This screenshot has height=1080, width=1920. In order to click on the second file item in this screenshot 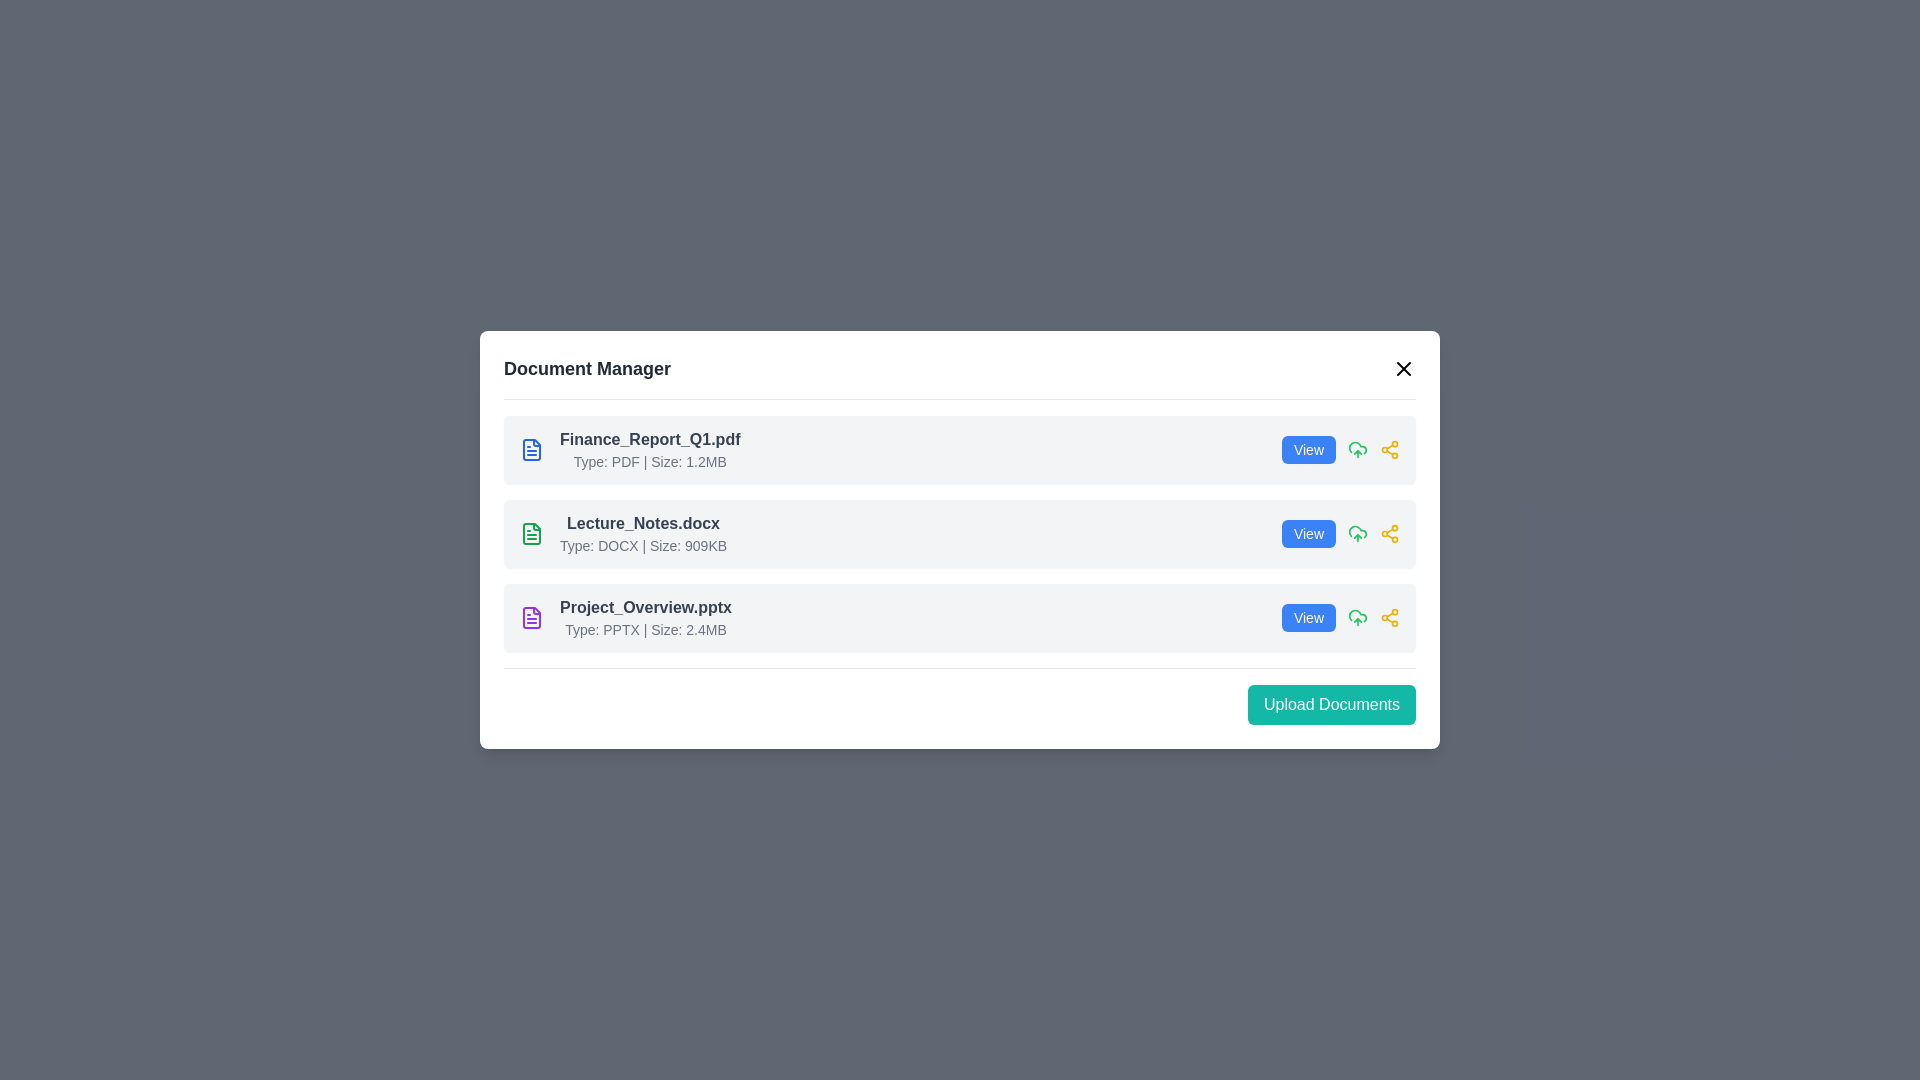, I will do `click(643, 532)`.